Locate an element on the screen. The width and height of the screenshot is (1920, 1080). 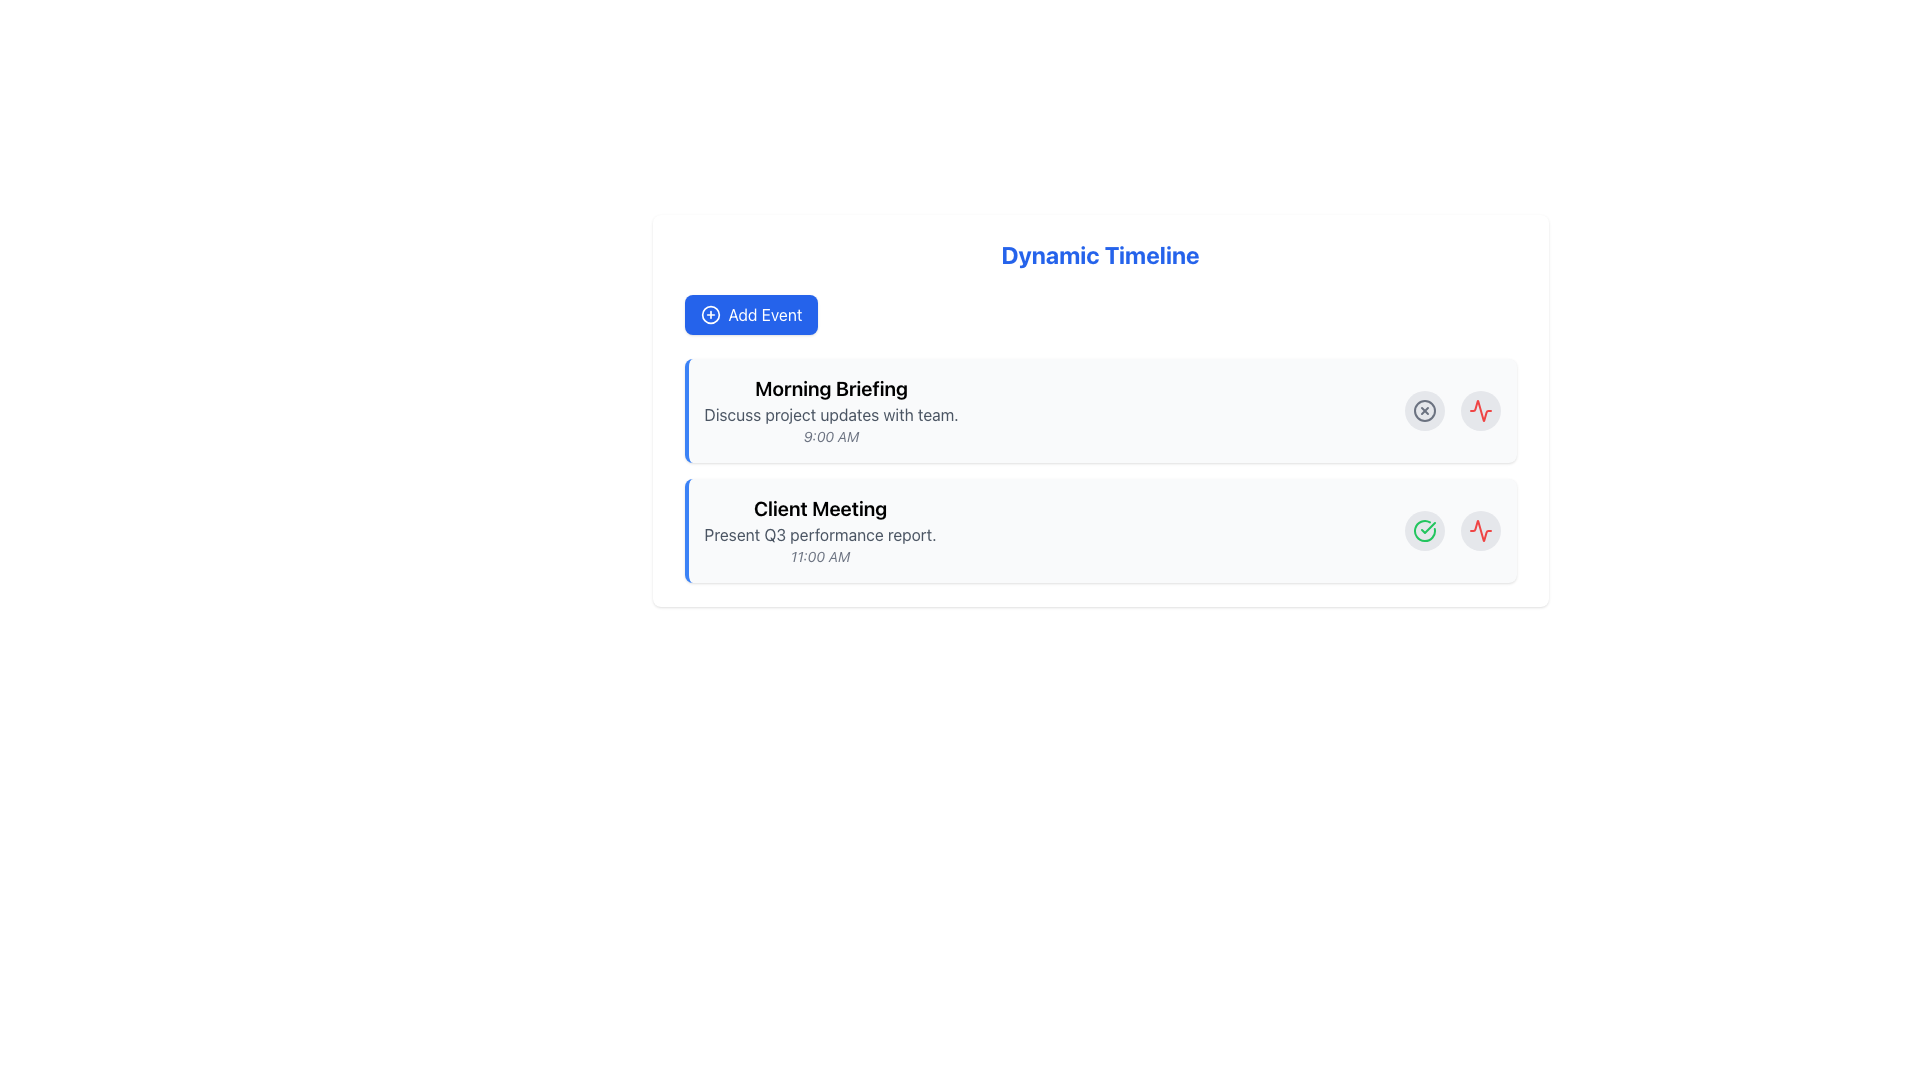
the small circular button with a light gray background and a dark gray border, featuring a dark gray 'X' icon, located on the right side of the 'Morning Briefing' task entry is located at coordinates (1423, 410).